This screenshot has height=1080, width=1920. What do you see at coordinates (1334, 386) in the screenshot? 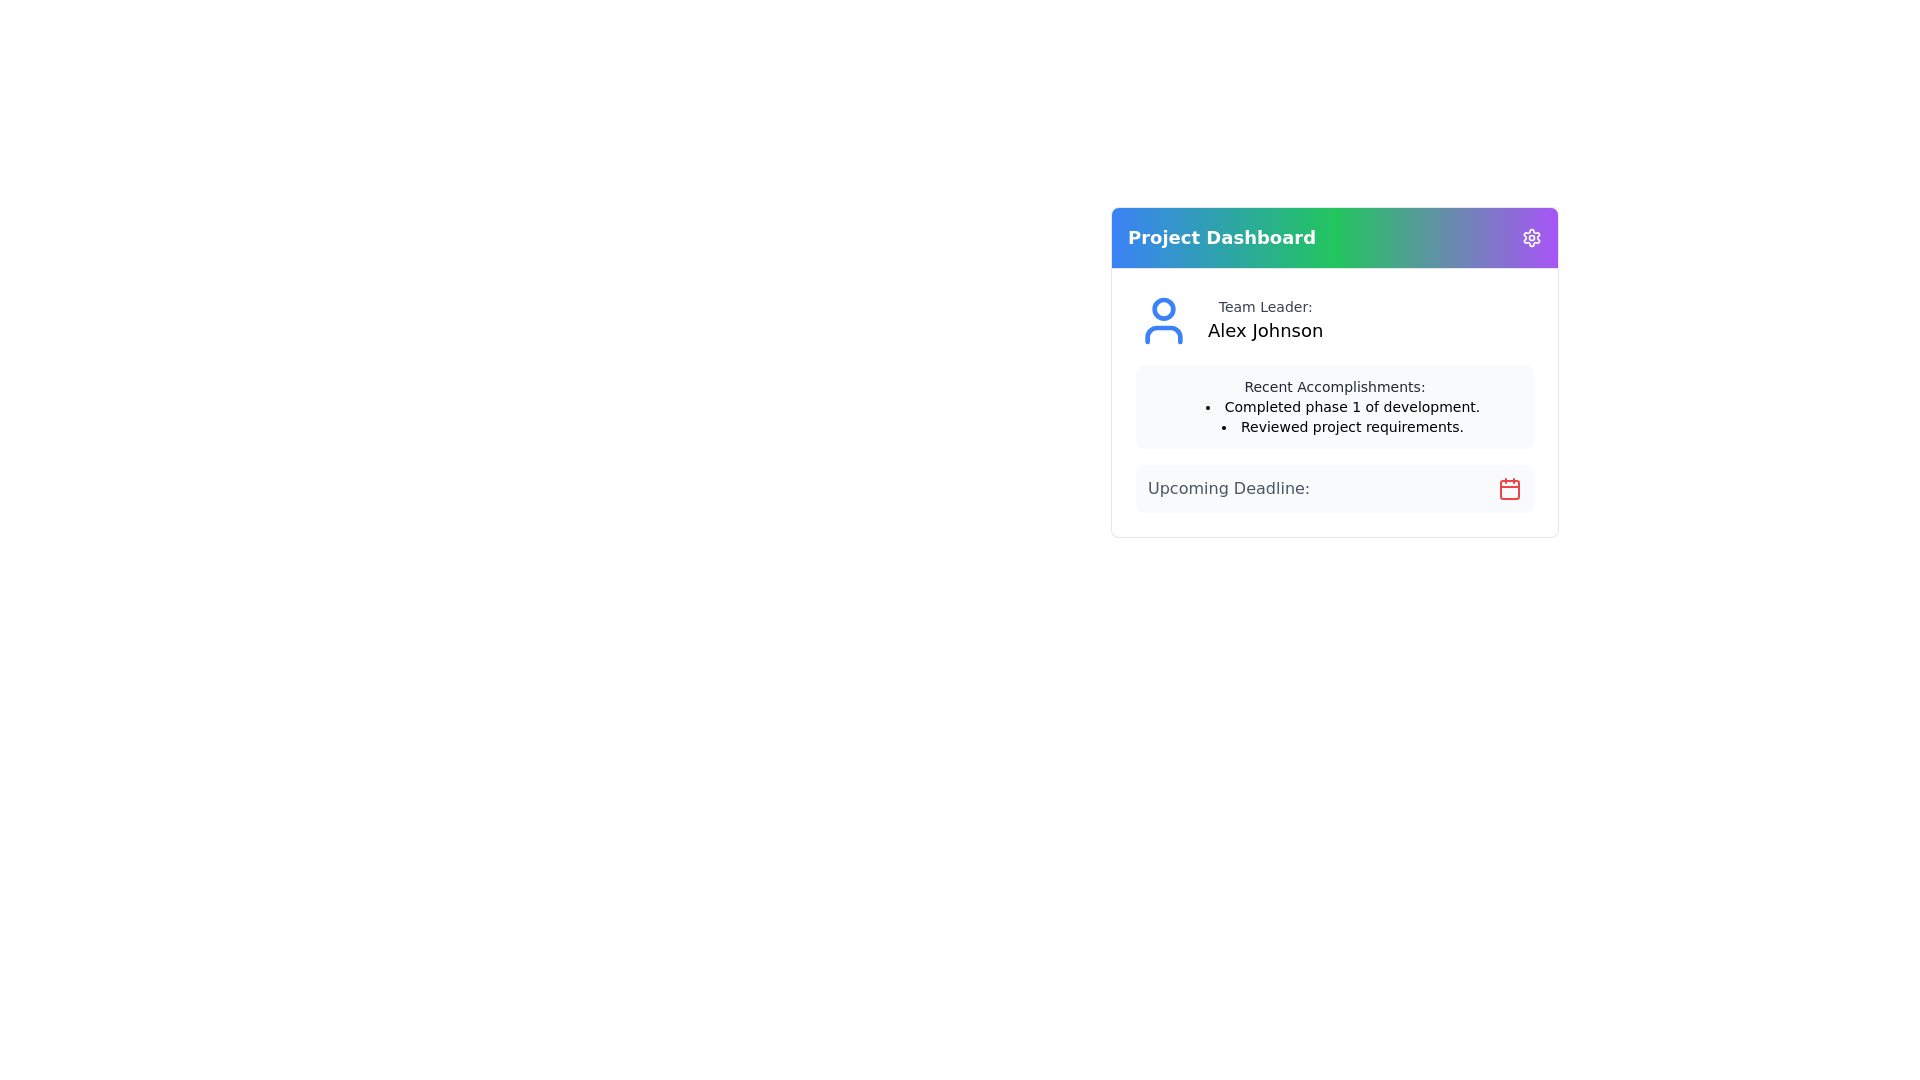
I see `text label that says 'Recent Accomplishments:' which is styled in a small gray font and located above a bulleted list` at bounding box center [1334, 386].